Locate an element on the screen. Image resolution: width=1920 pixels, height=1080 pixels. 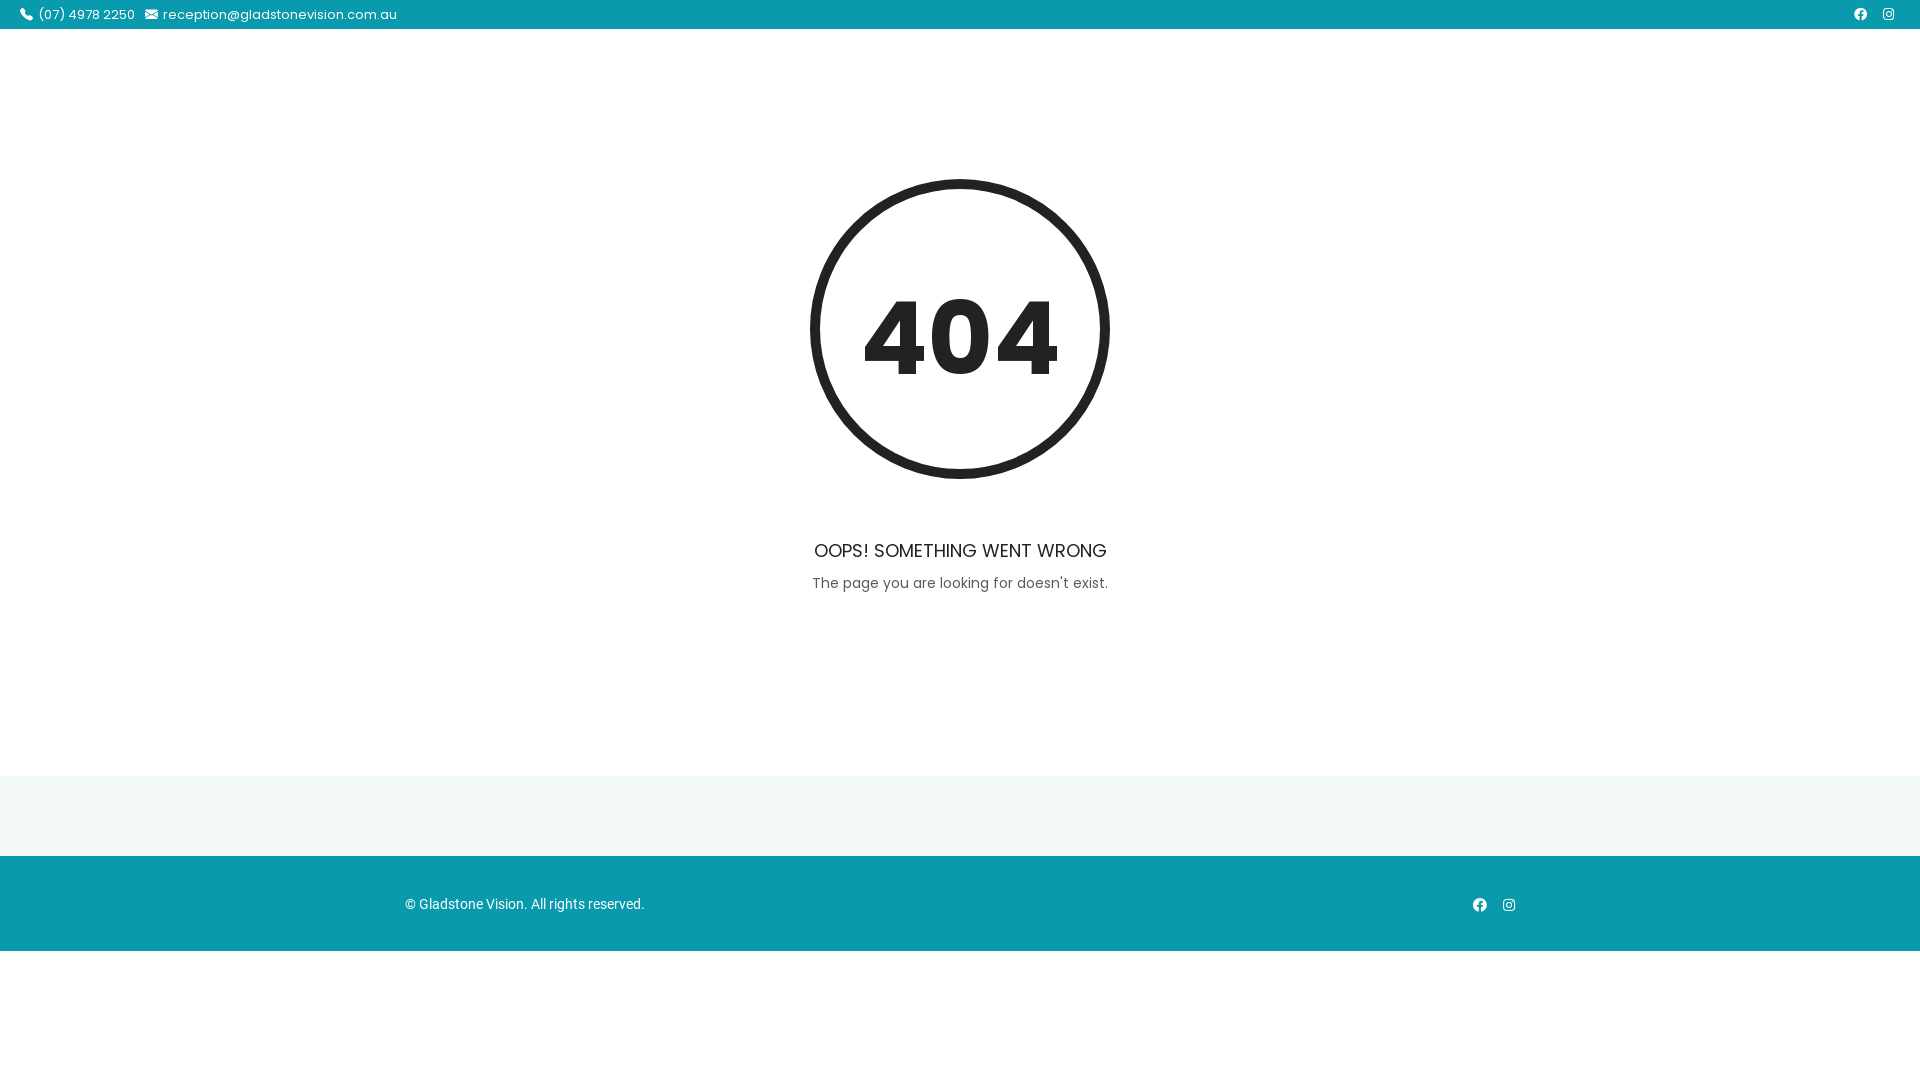
'Facebook' is located at coordinates (1859, 14).